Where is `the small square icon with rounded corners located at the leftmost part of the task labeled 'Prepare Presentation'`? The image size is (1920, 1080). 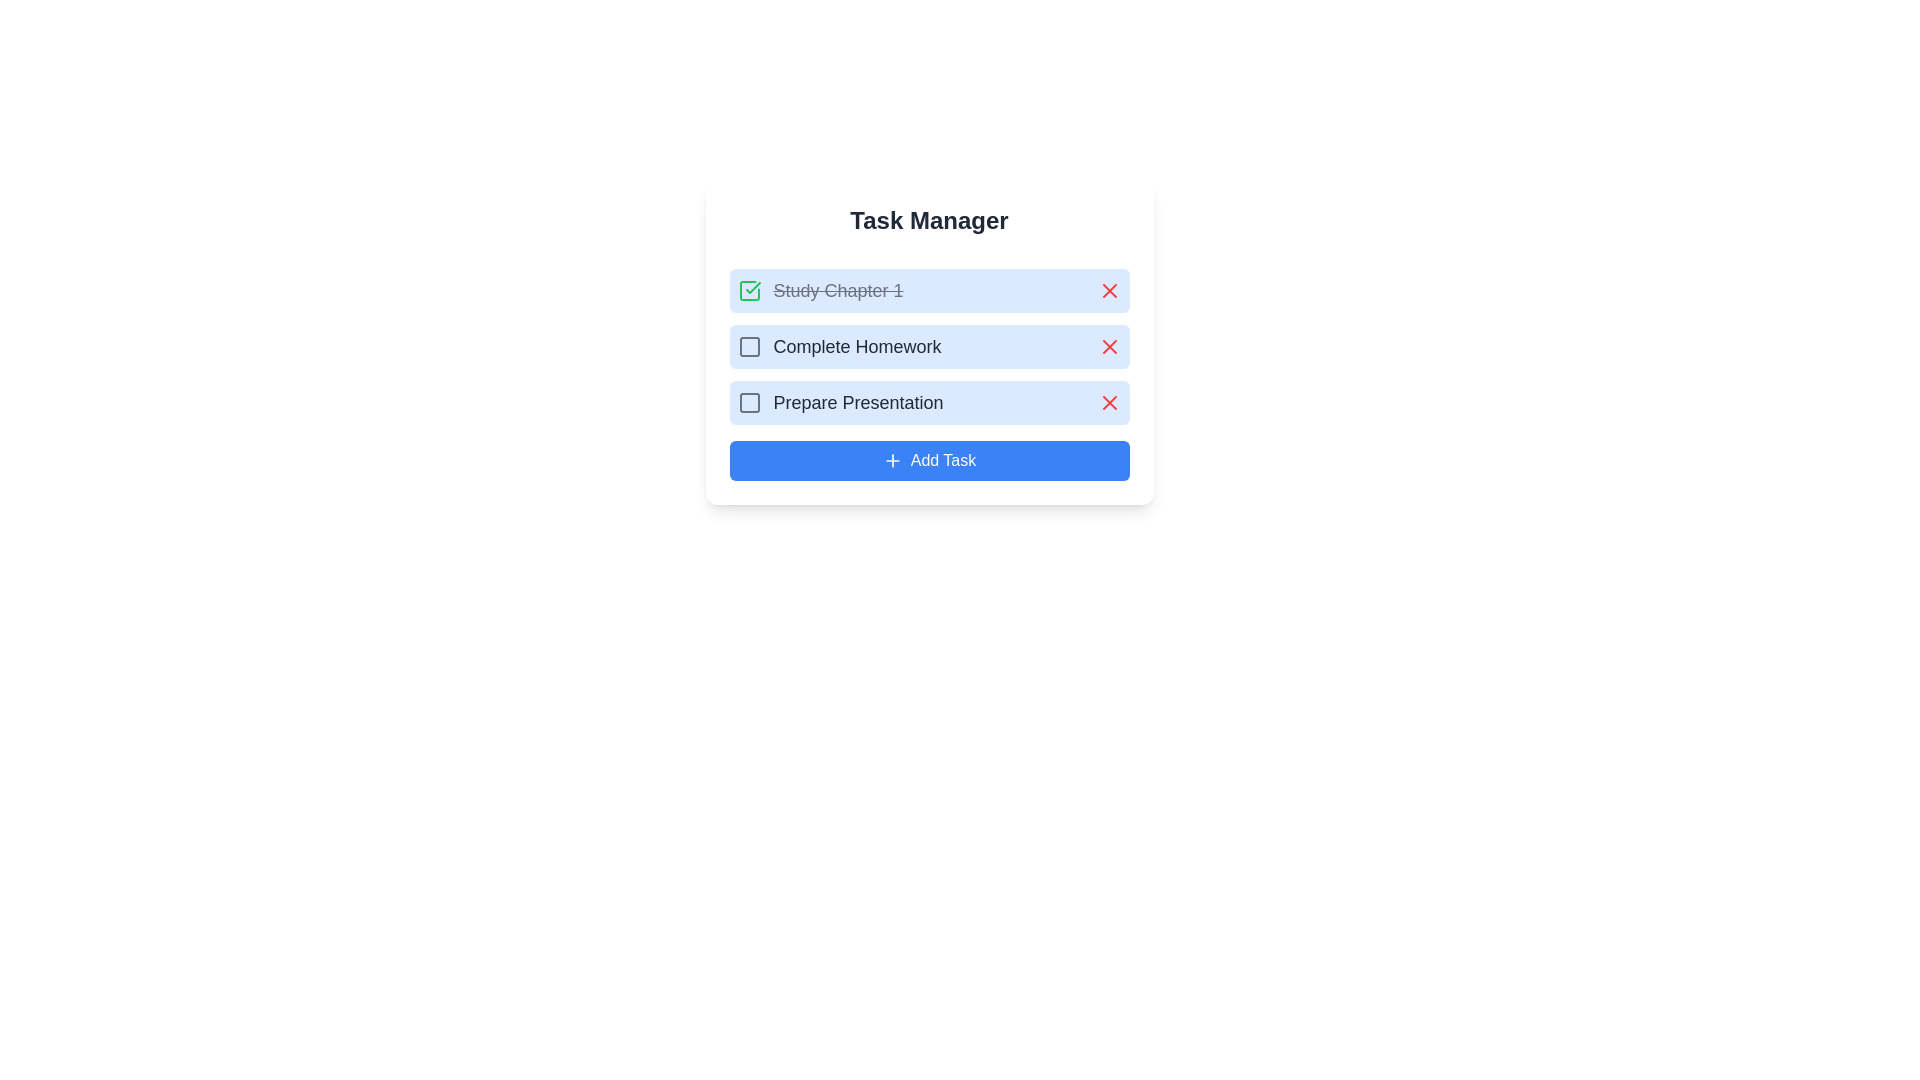 the small square icon with rounded corners located at the leftmost part of the task labeled 'Prepare Presentation' is located at coordinates (748, 402).